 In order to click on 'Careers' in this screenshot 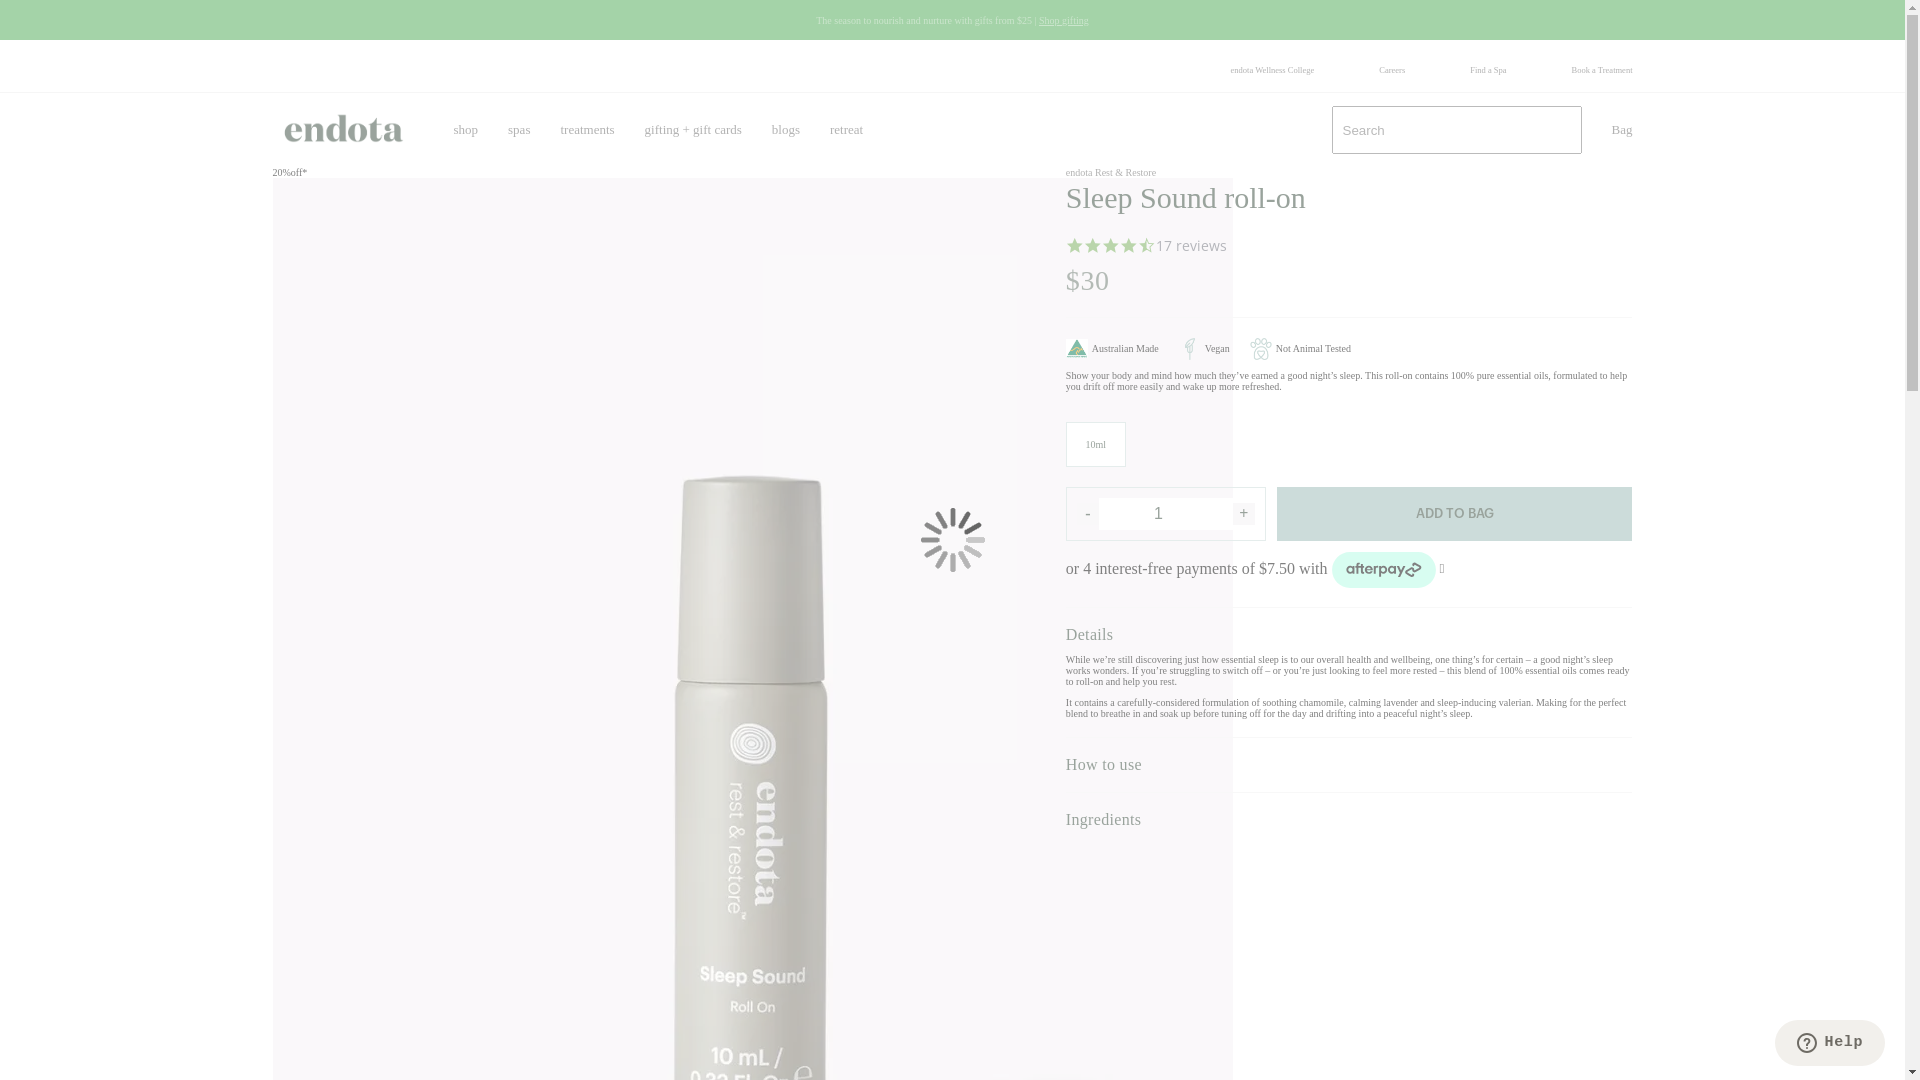, I will do `click(1391, 68)`.